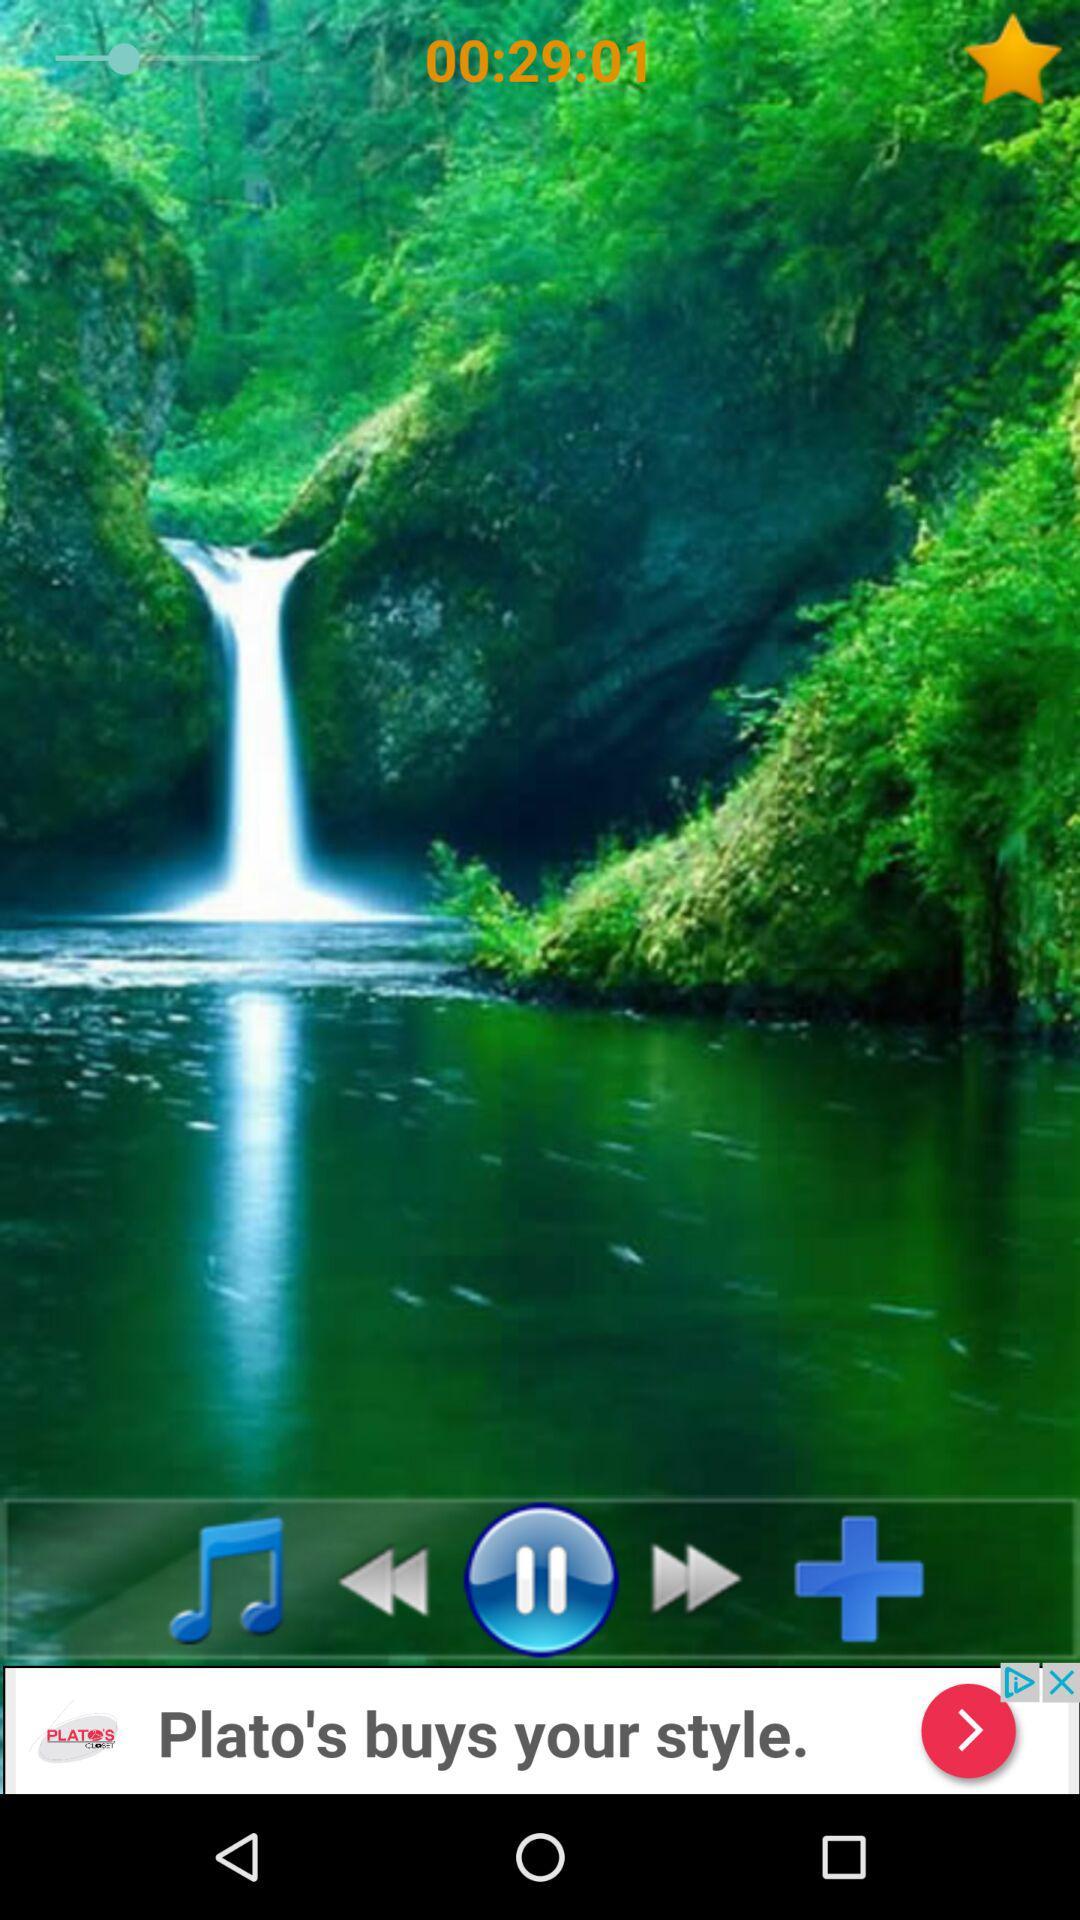  I want to click on the av_forward icon, so click(707, 1577).